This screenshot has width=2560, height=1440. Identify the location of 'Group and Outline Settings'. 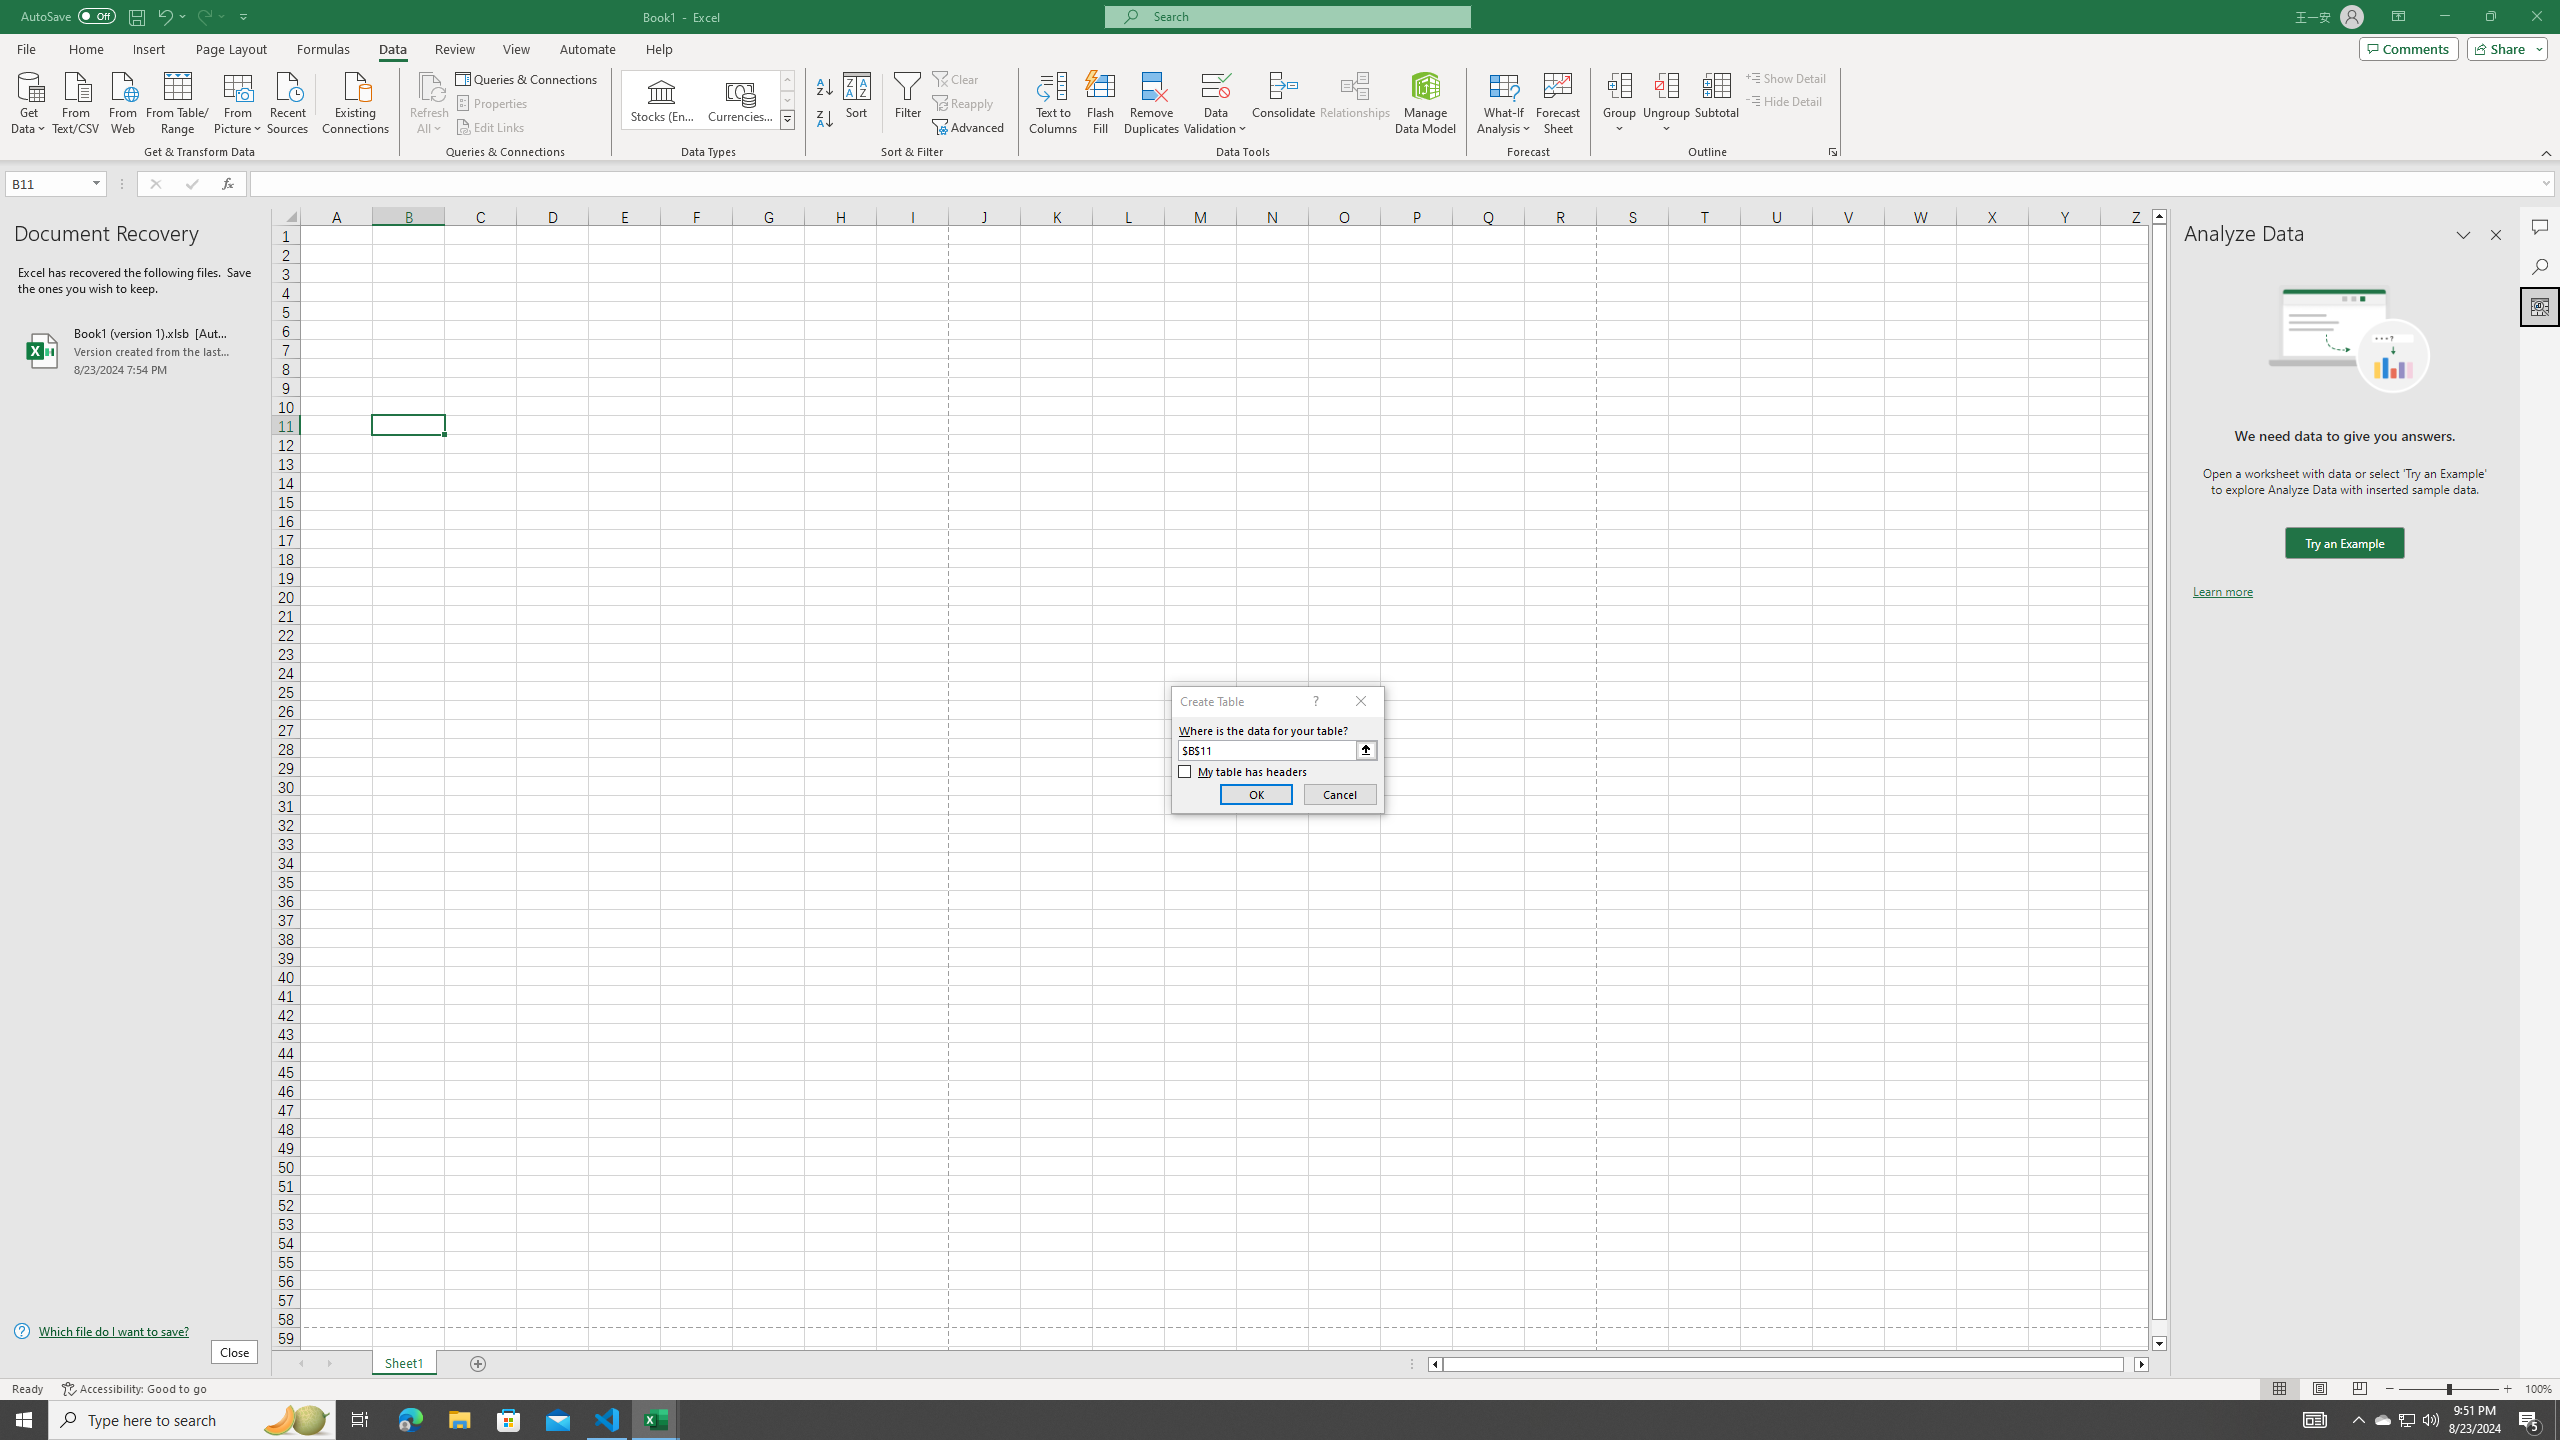
(1831, 150).